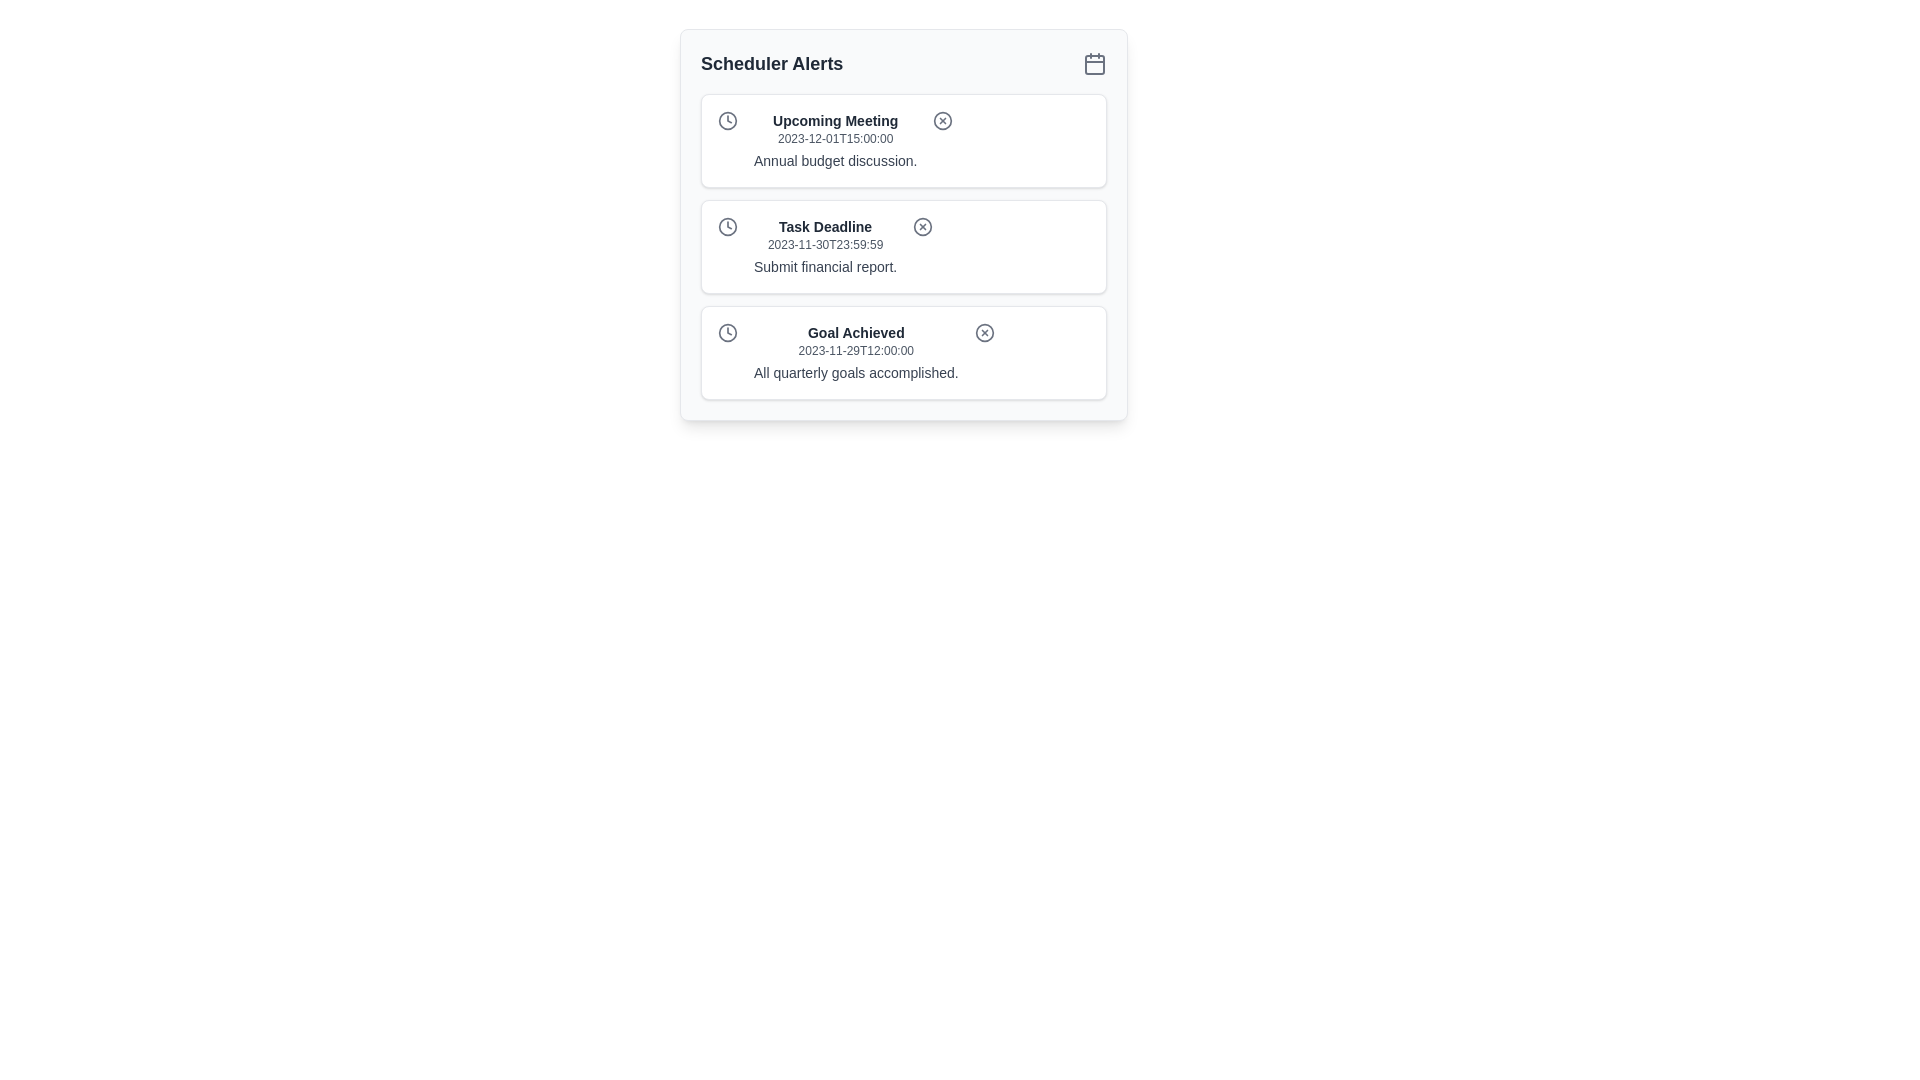 This screenshot has height=1080, width=1920. What do you see at coordinates (902, 352) in the screenshot?
I see `information displayed on the 'Goal Achieved' Informational Card located at the bottom of the 'Scheduler Alerts' section` at bounding box center [902, 352].